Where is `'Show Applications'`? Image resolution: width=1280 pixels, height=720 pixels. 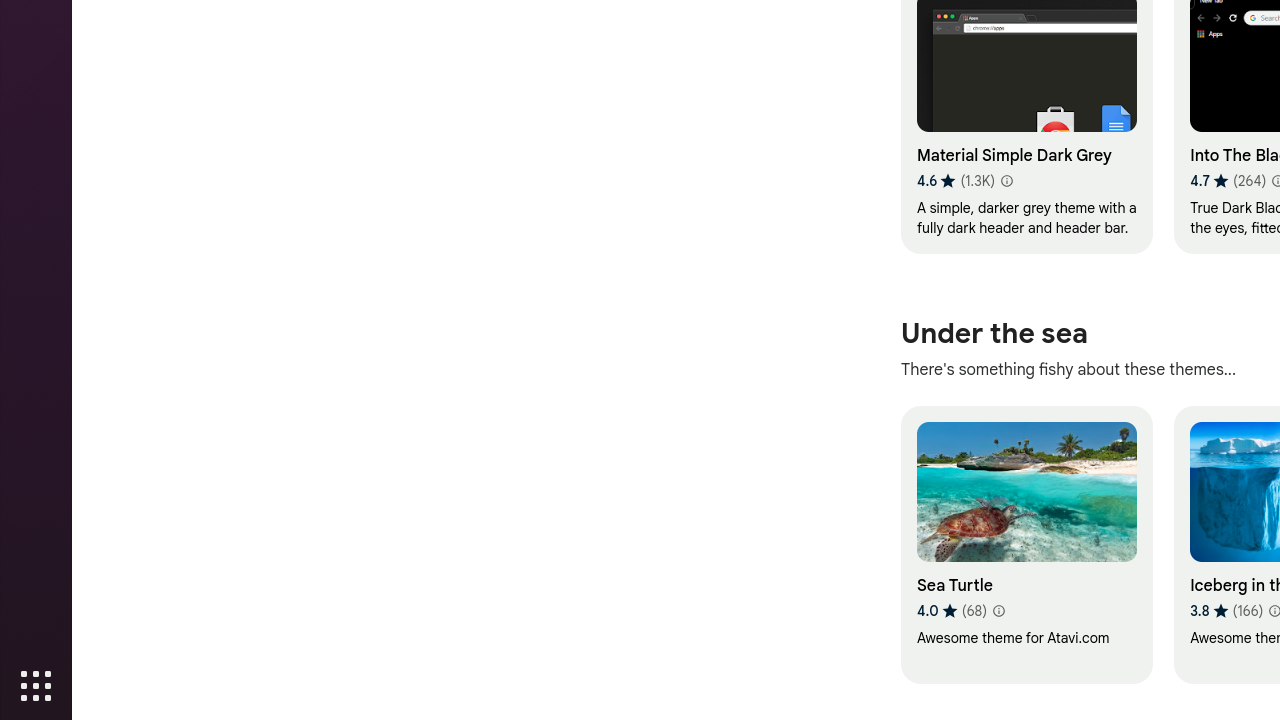
'Show Applications' is located at coordinates (35, 685).